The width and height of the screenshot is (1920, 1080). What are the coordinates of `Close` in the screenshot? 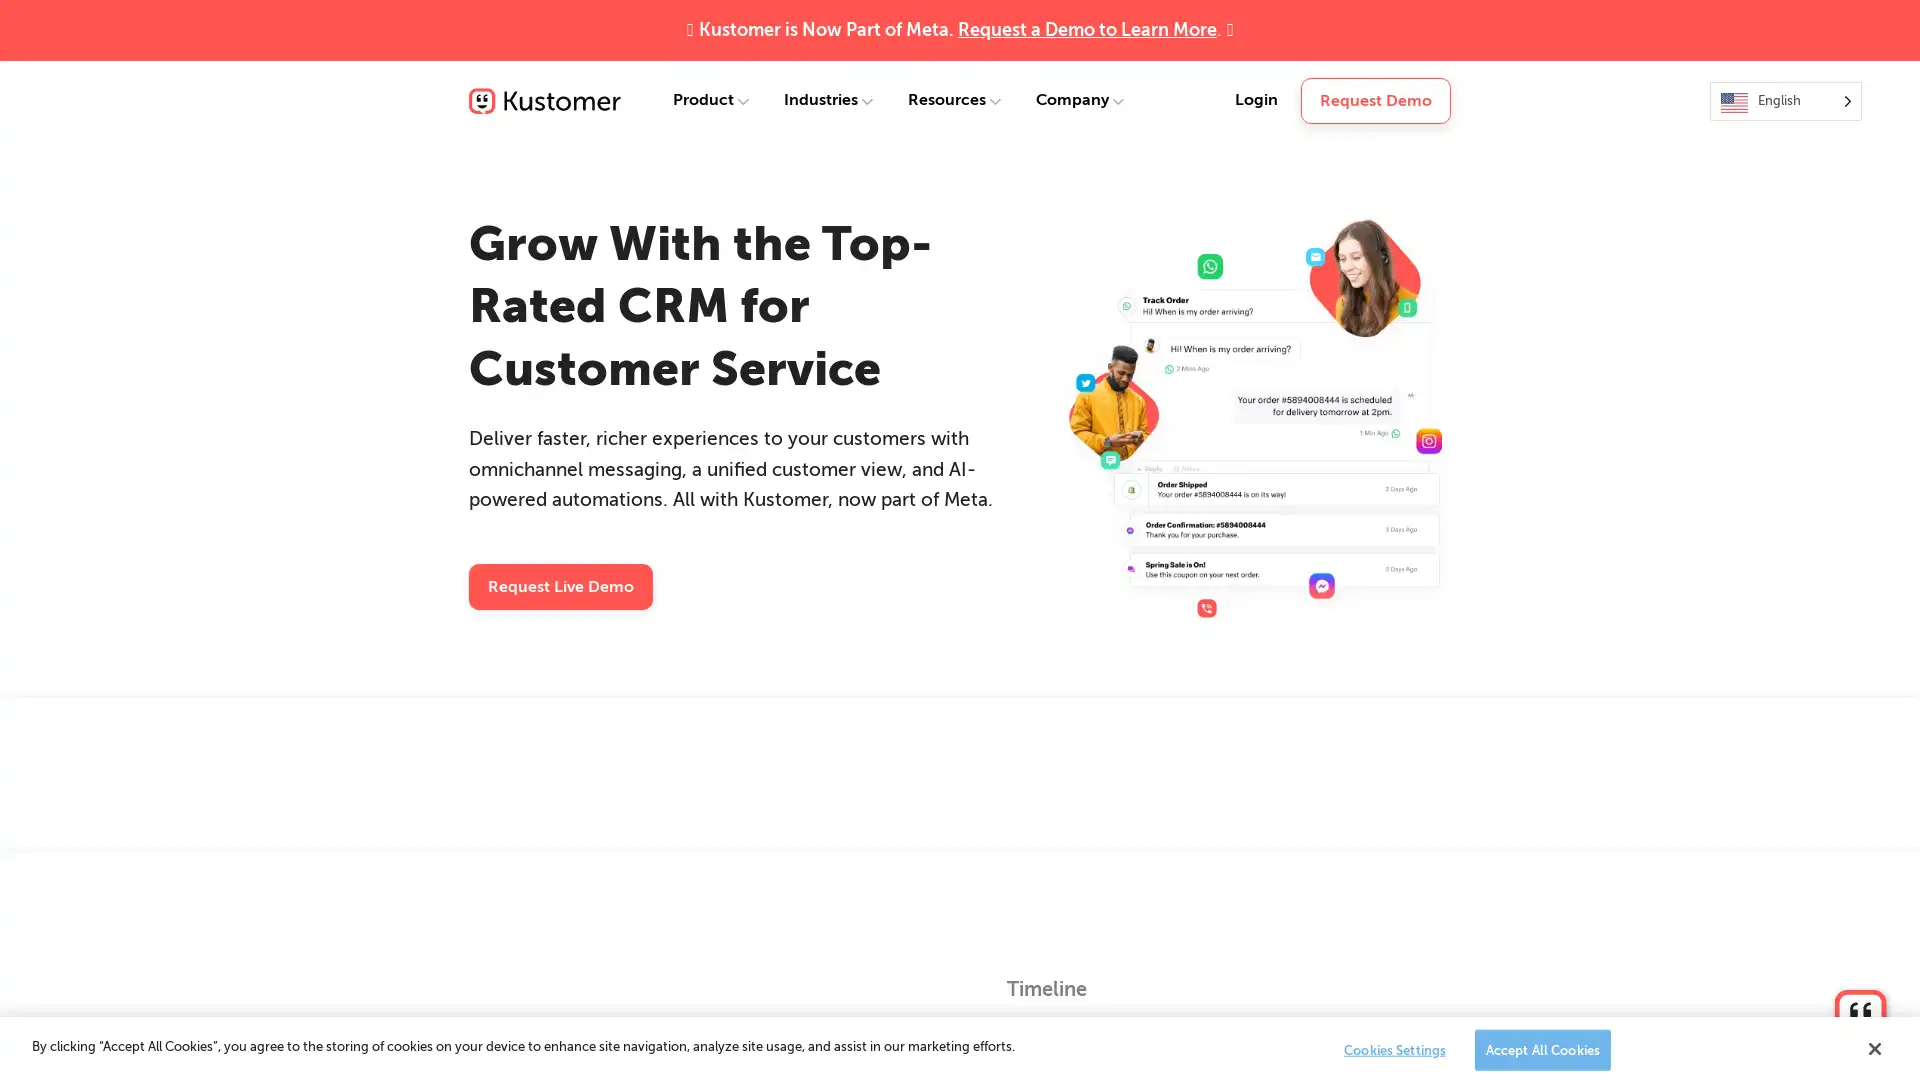 It's located at (1874, 1047).